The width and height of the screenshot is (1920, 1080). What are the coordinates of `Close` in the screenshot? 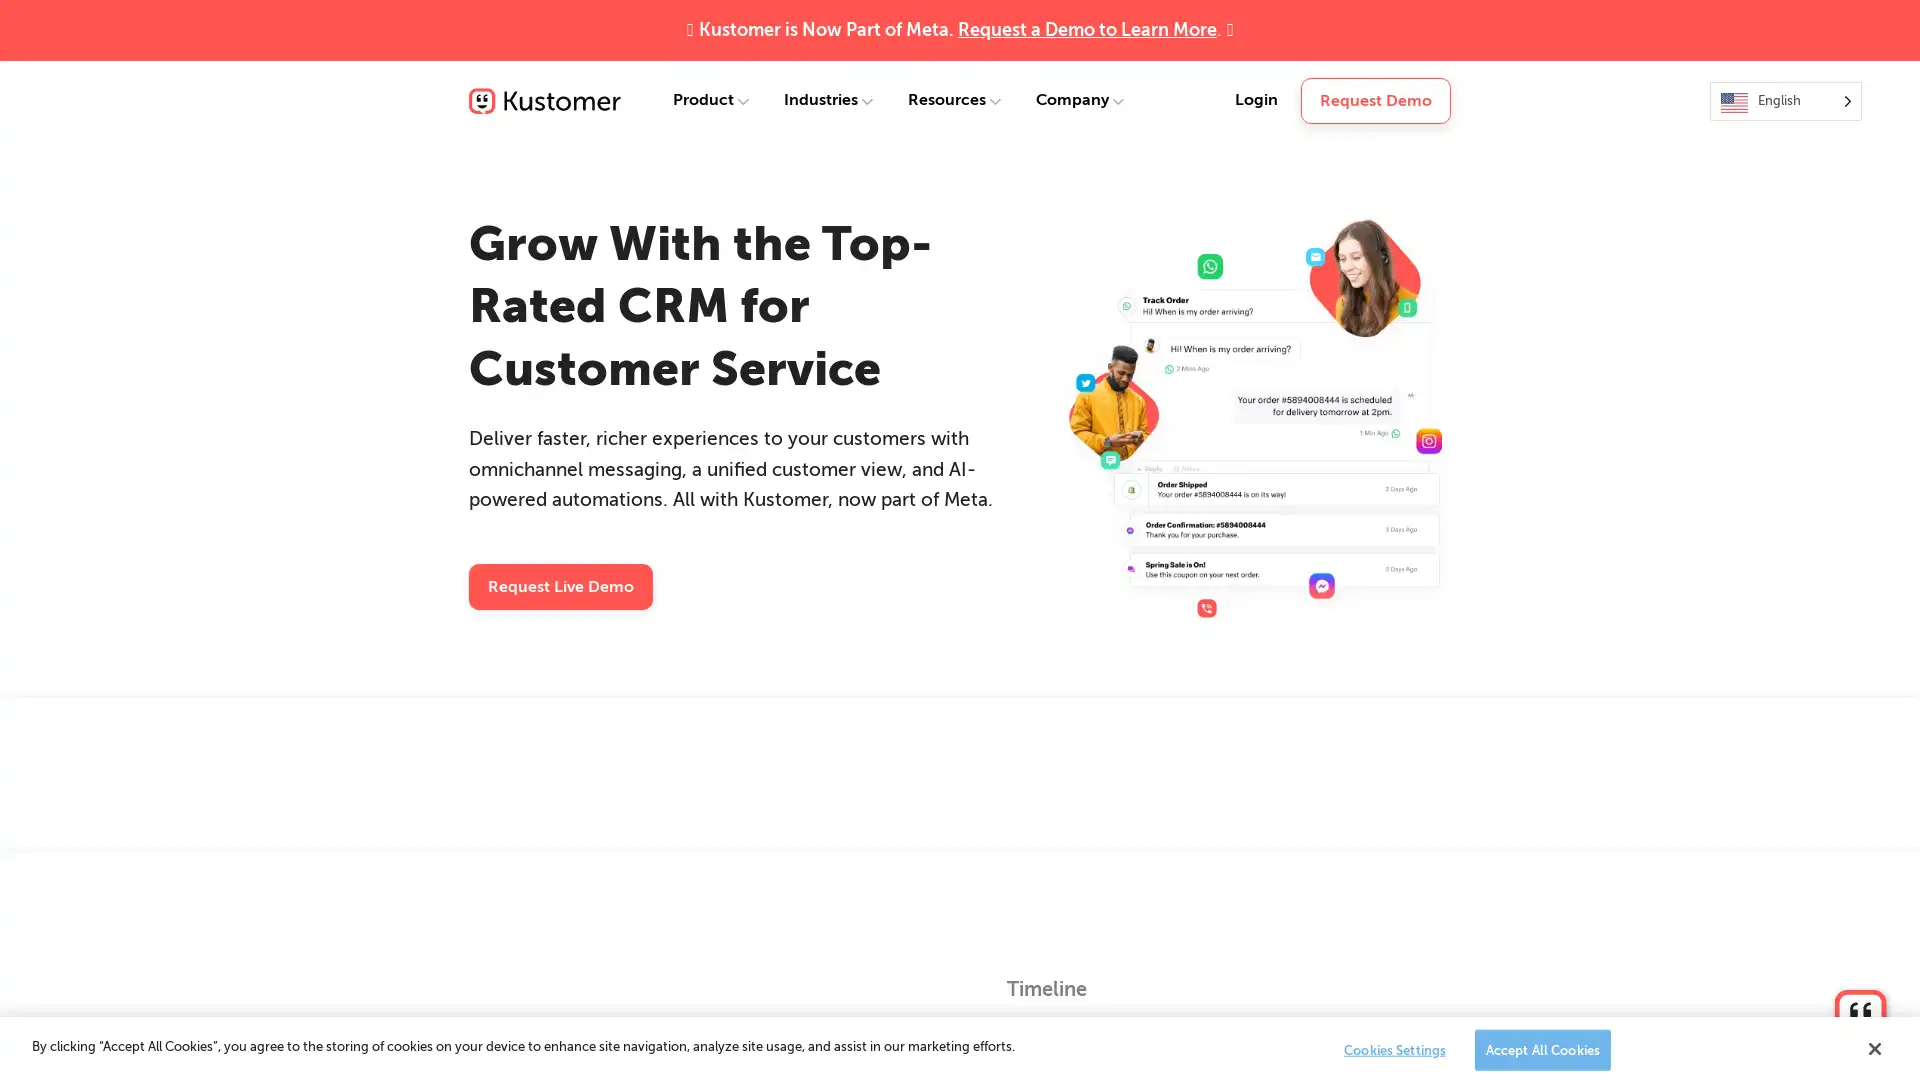 It's located at (1874, 1047).